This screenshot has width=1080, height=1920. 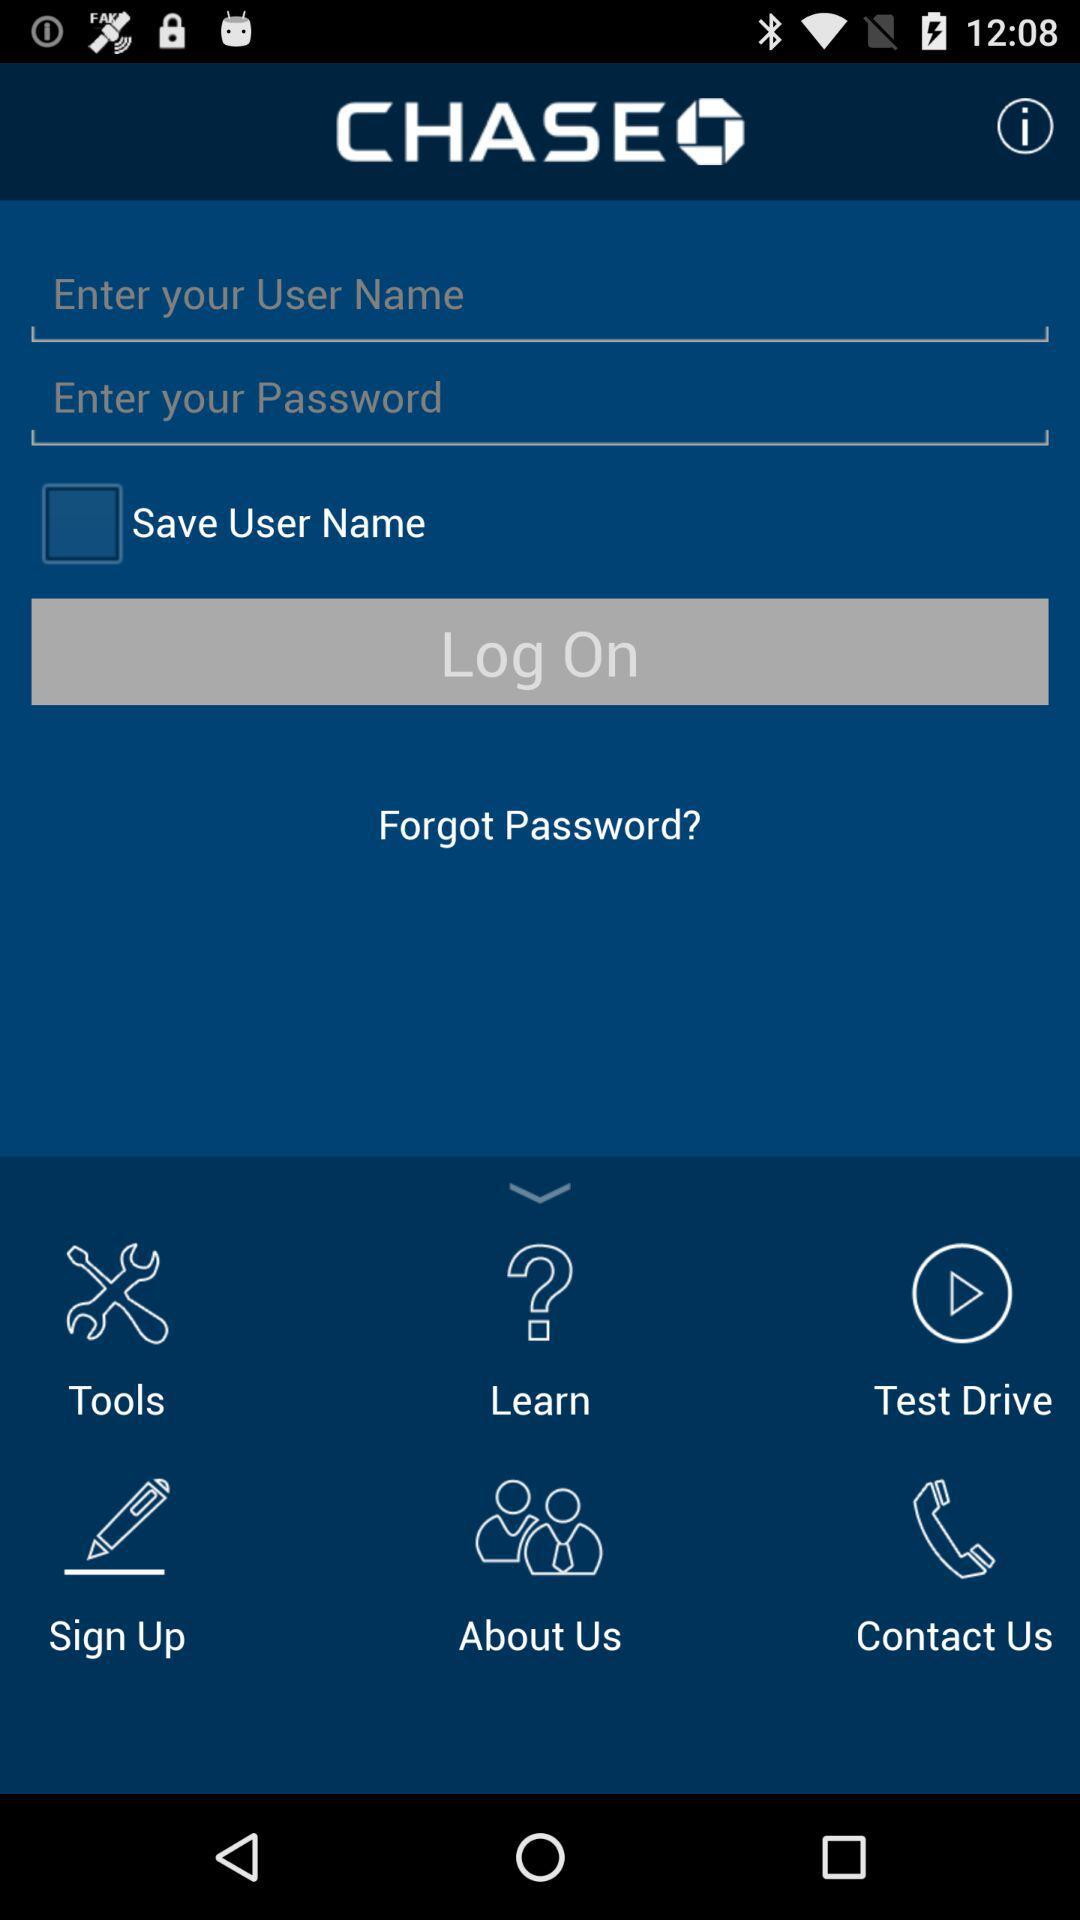 I want to click on so you can enter your user name, so click(x=540, y=291).